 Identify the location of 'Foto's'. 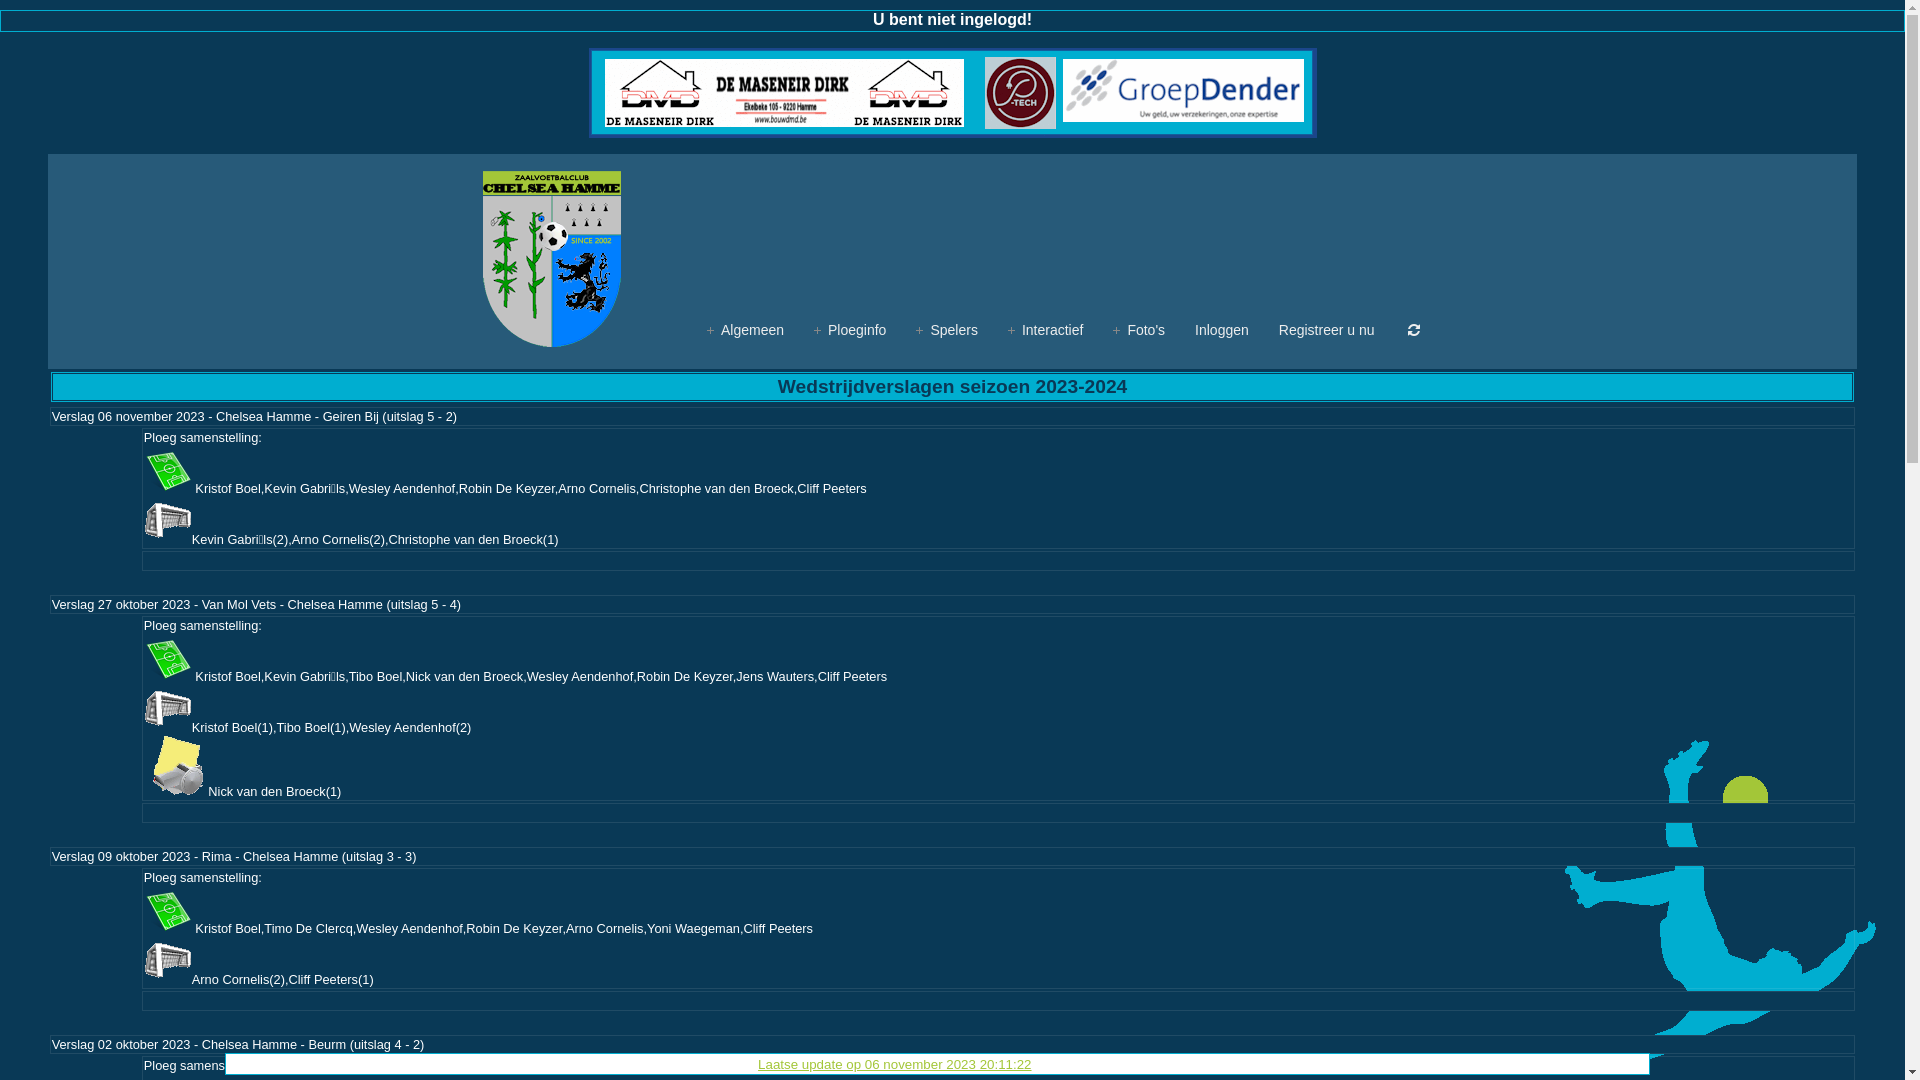
(1138, 329).